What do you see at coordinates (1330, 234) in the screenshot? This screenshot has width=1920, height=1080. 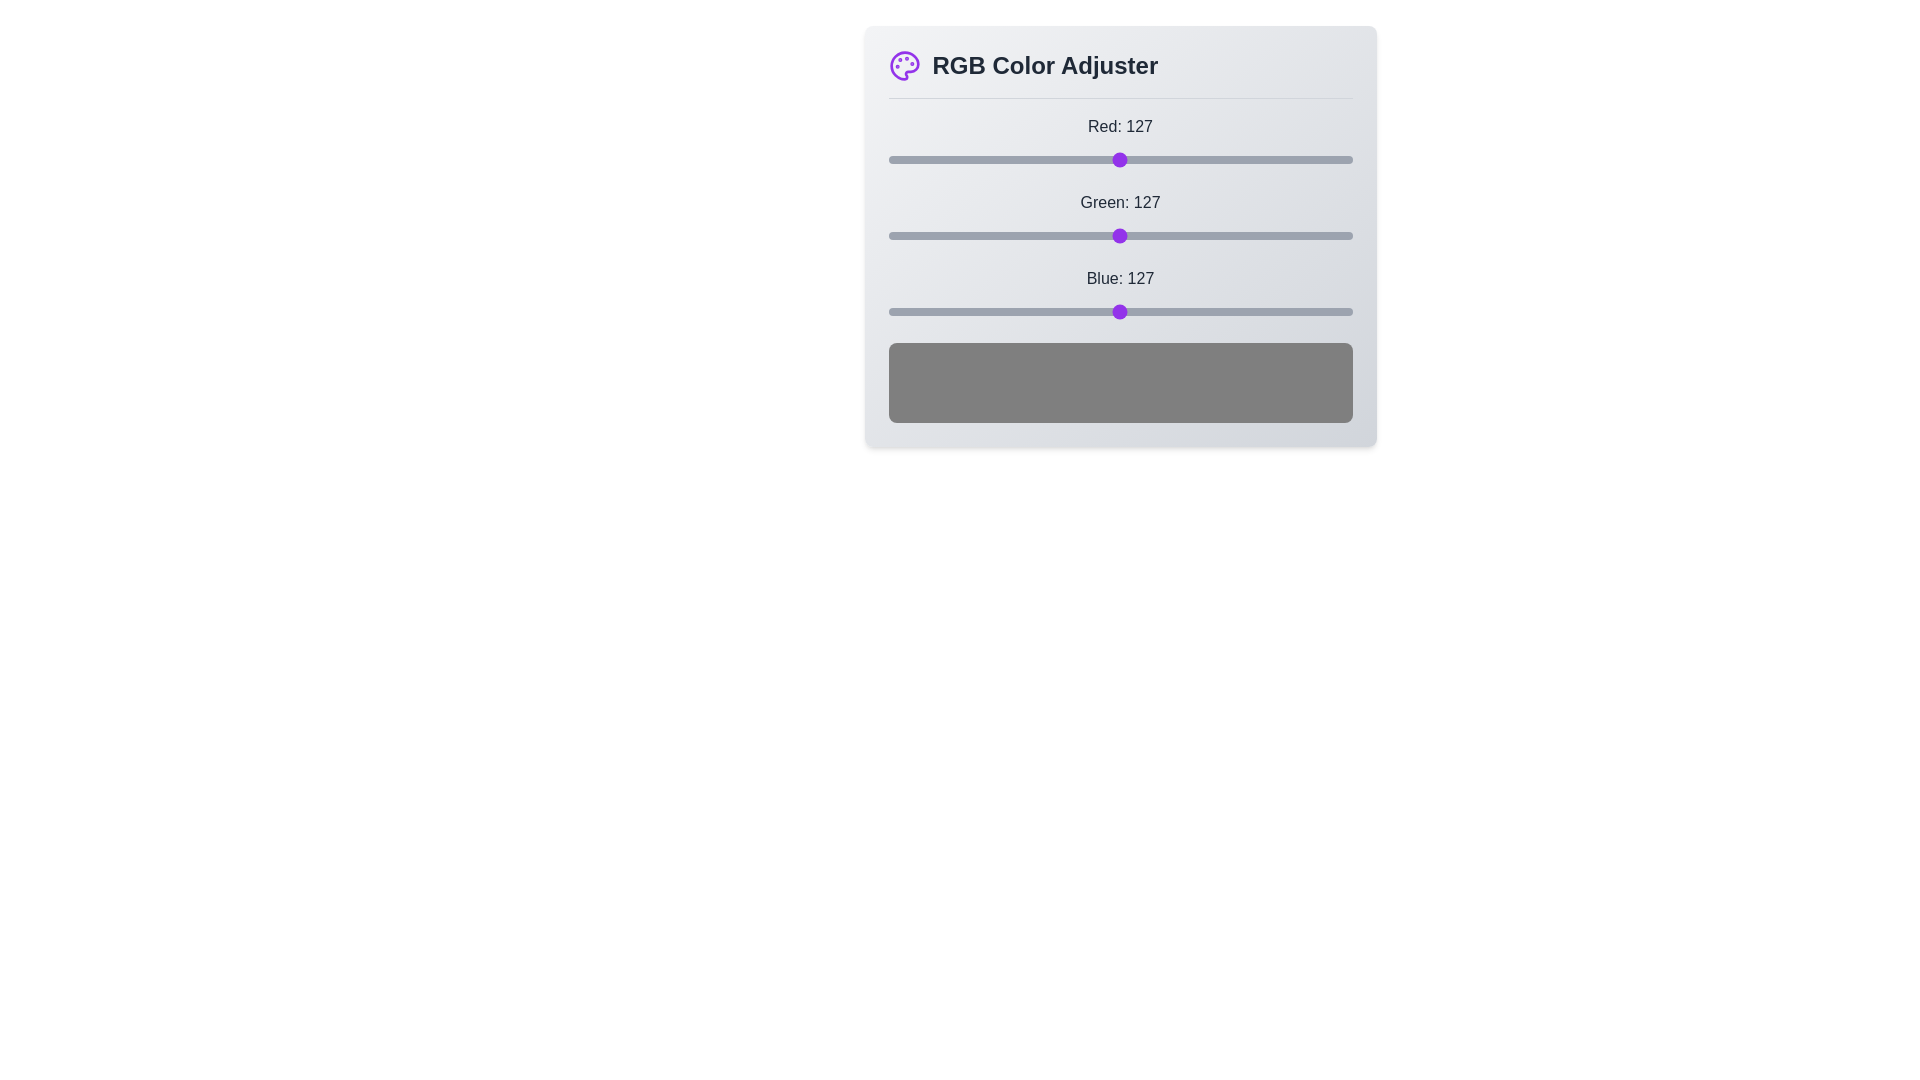 I see `the green slider to set the green value to 243` at bounding box center [1330, 234].